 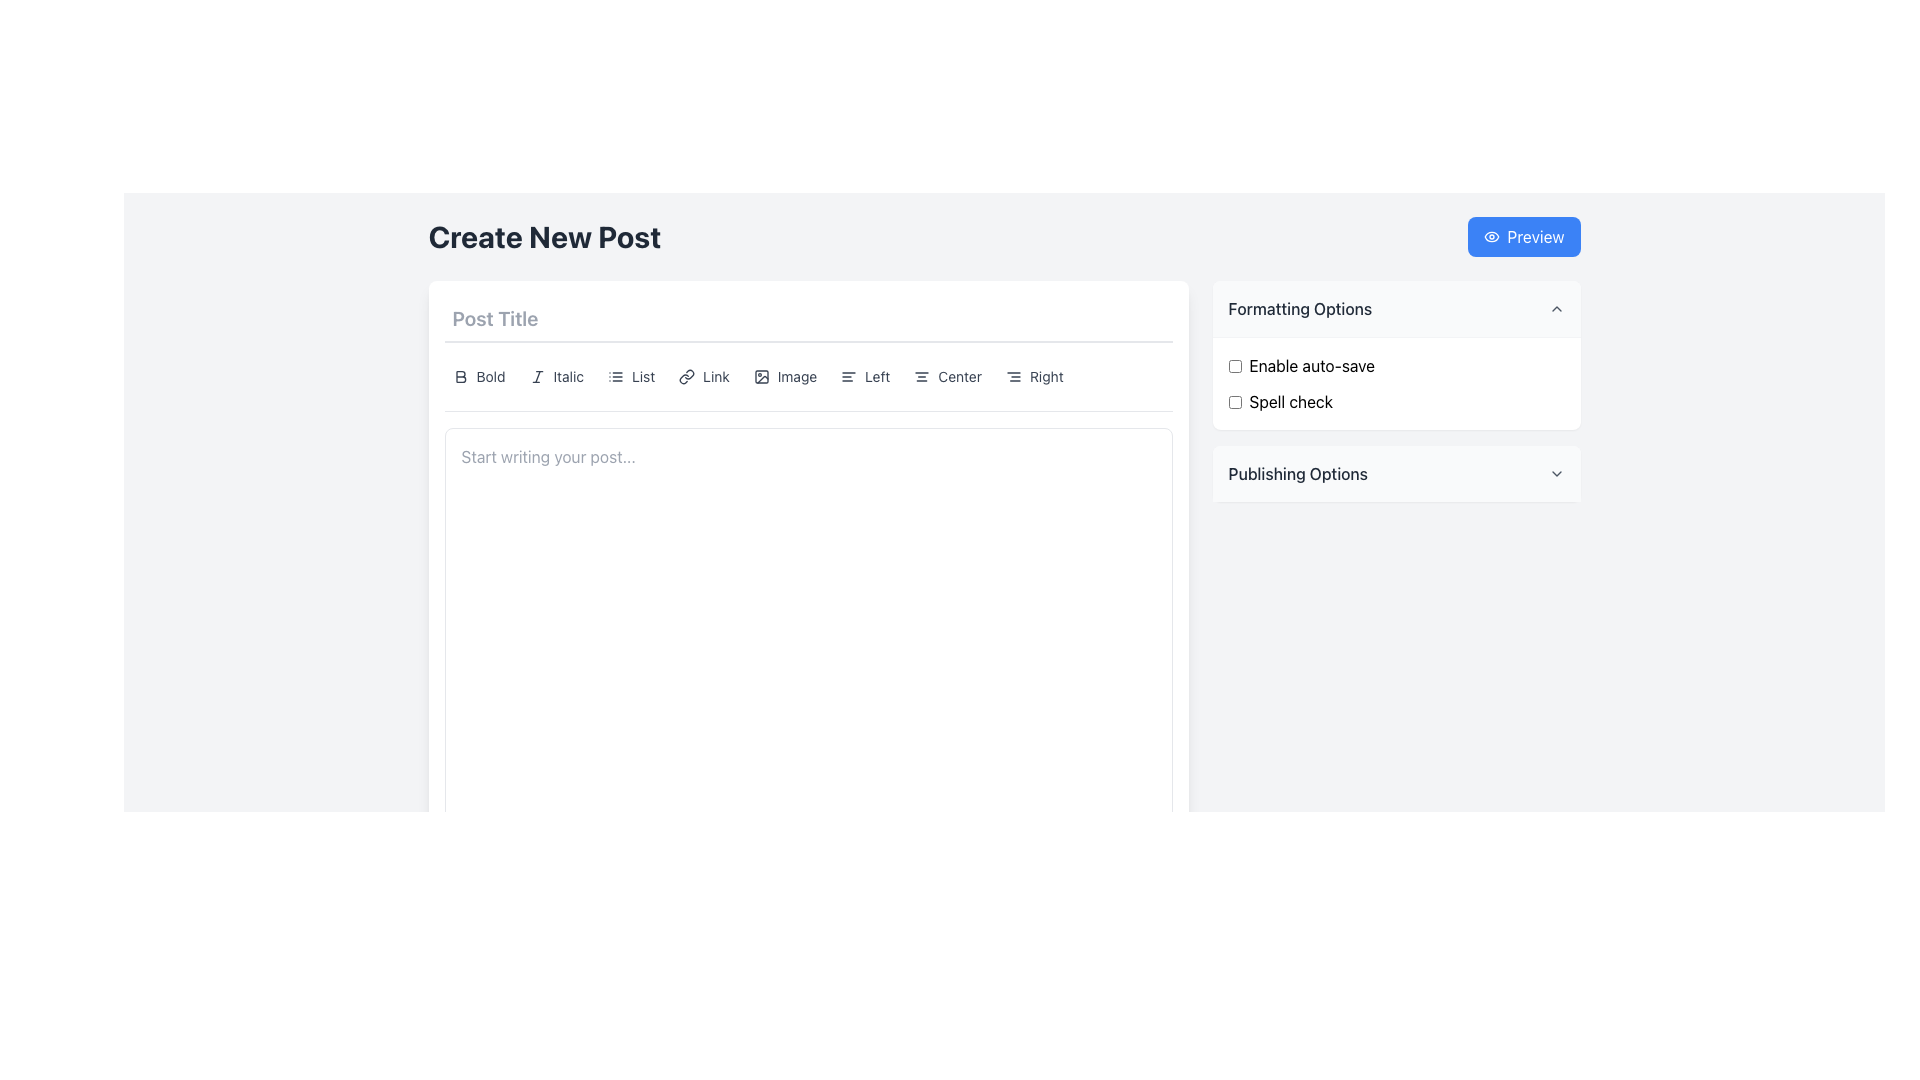 What do you see at coordinates (567, 377) in the screenshot?
I see `the italic formatting label within the button located between the bold formatting option and the list option in the text editor's toolbar` at bounding box center [567, 377].